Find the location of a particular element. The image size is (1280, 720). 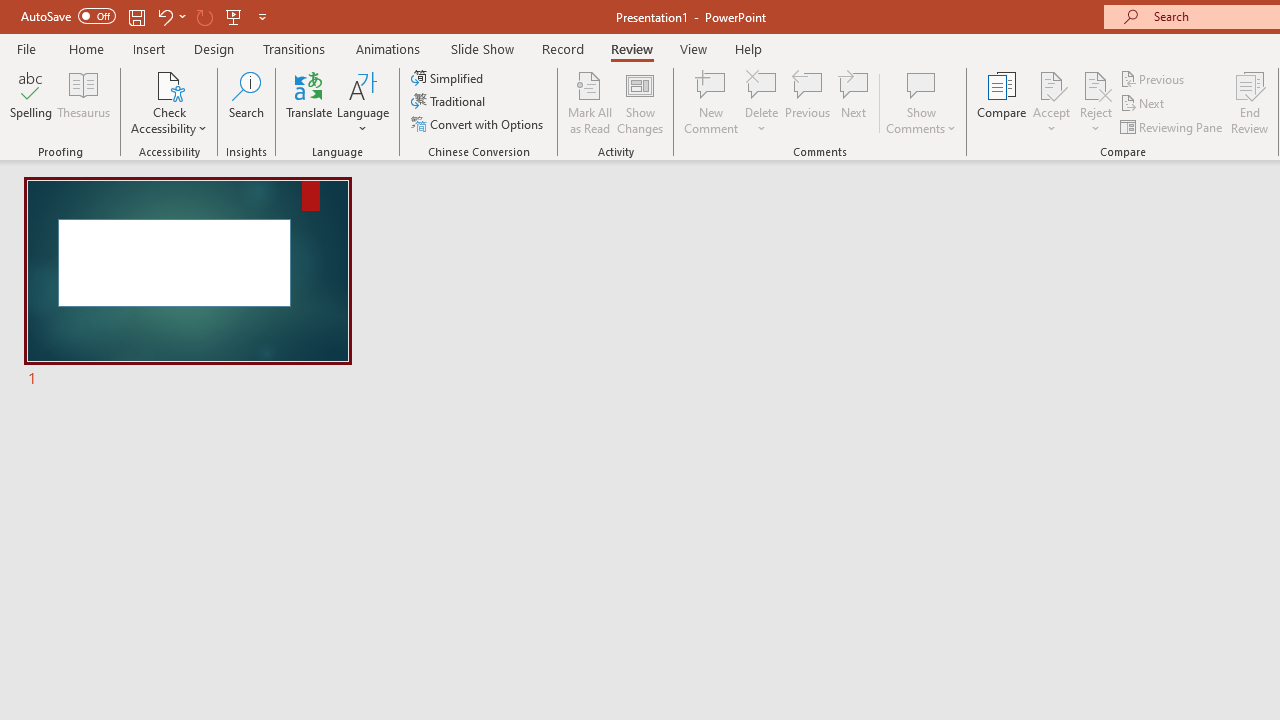

'Delete' is located at coordinates (761, 103).